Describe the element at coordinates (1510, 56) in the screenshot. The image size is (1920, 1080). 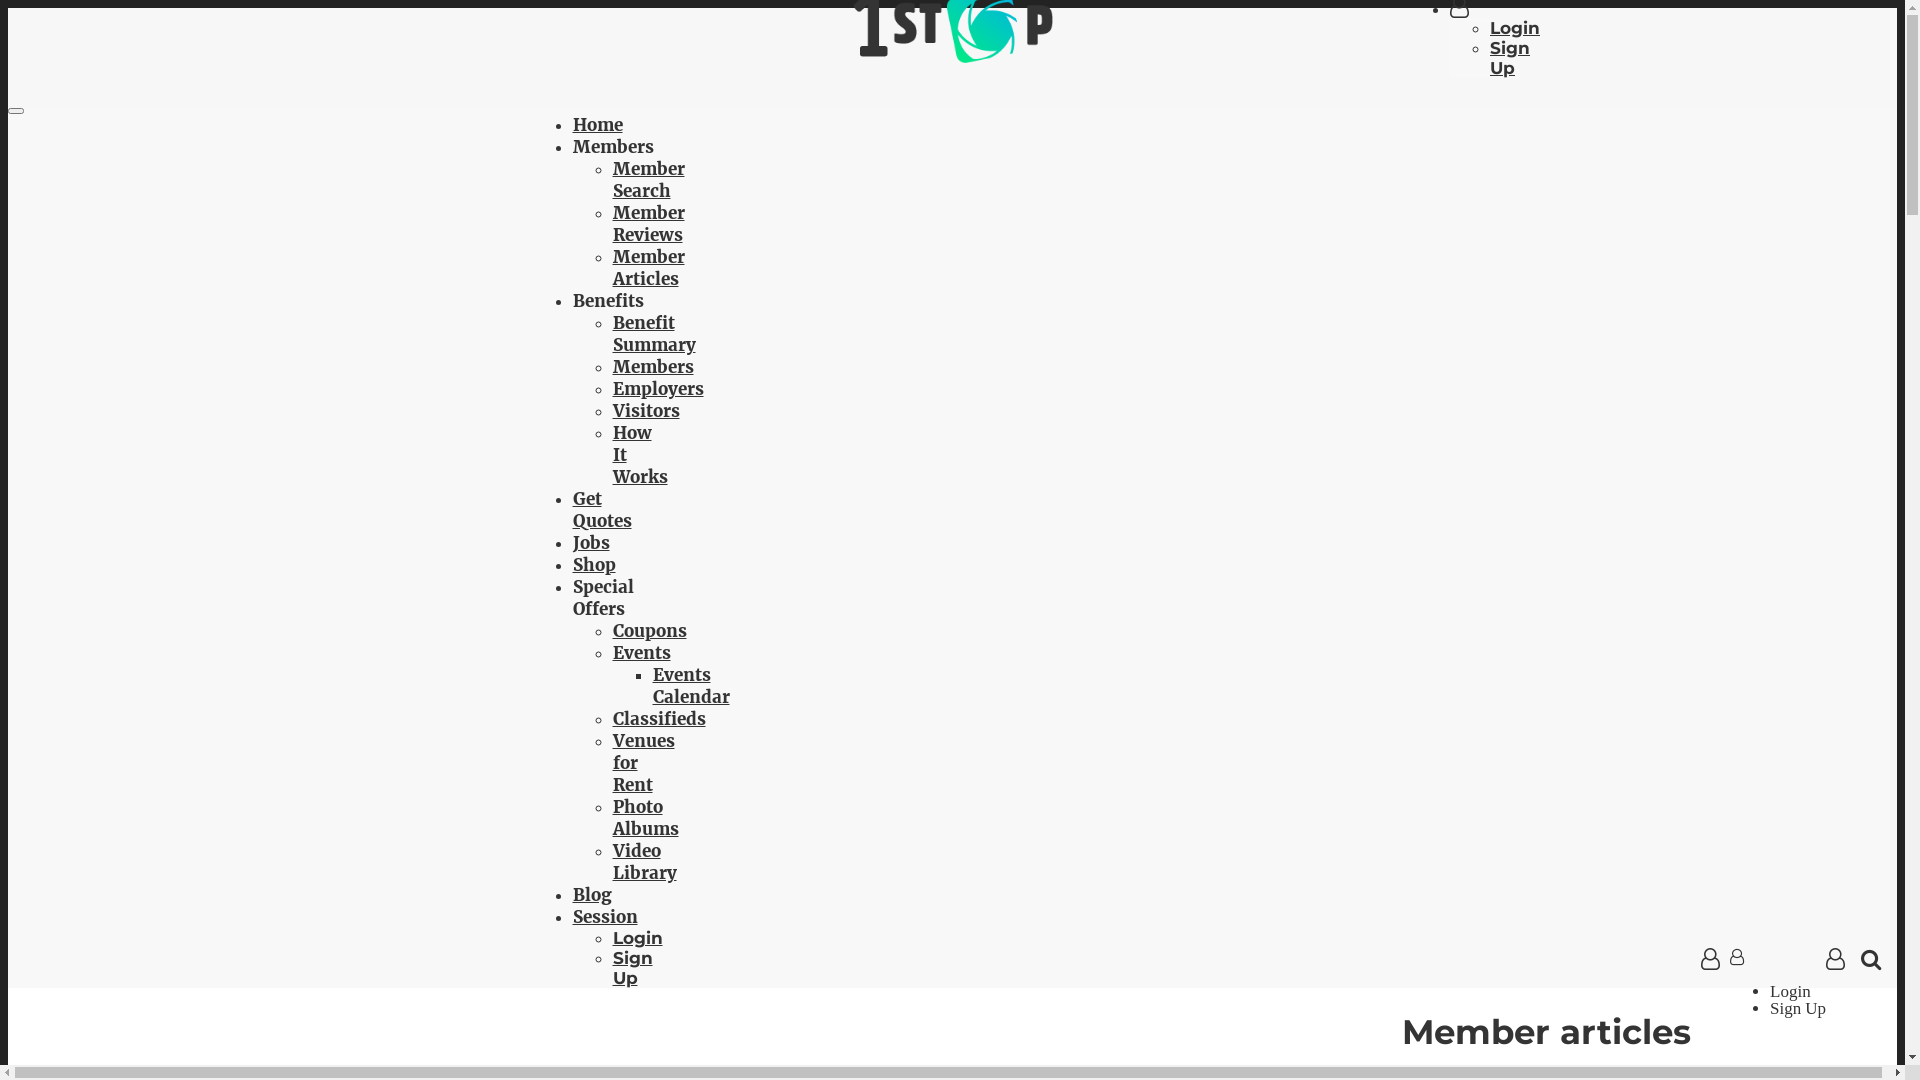
I see `'Sign Up'` at that location.